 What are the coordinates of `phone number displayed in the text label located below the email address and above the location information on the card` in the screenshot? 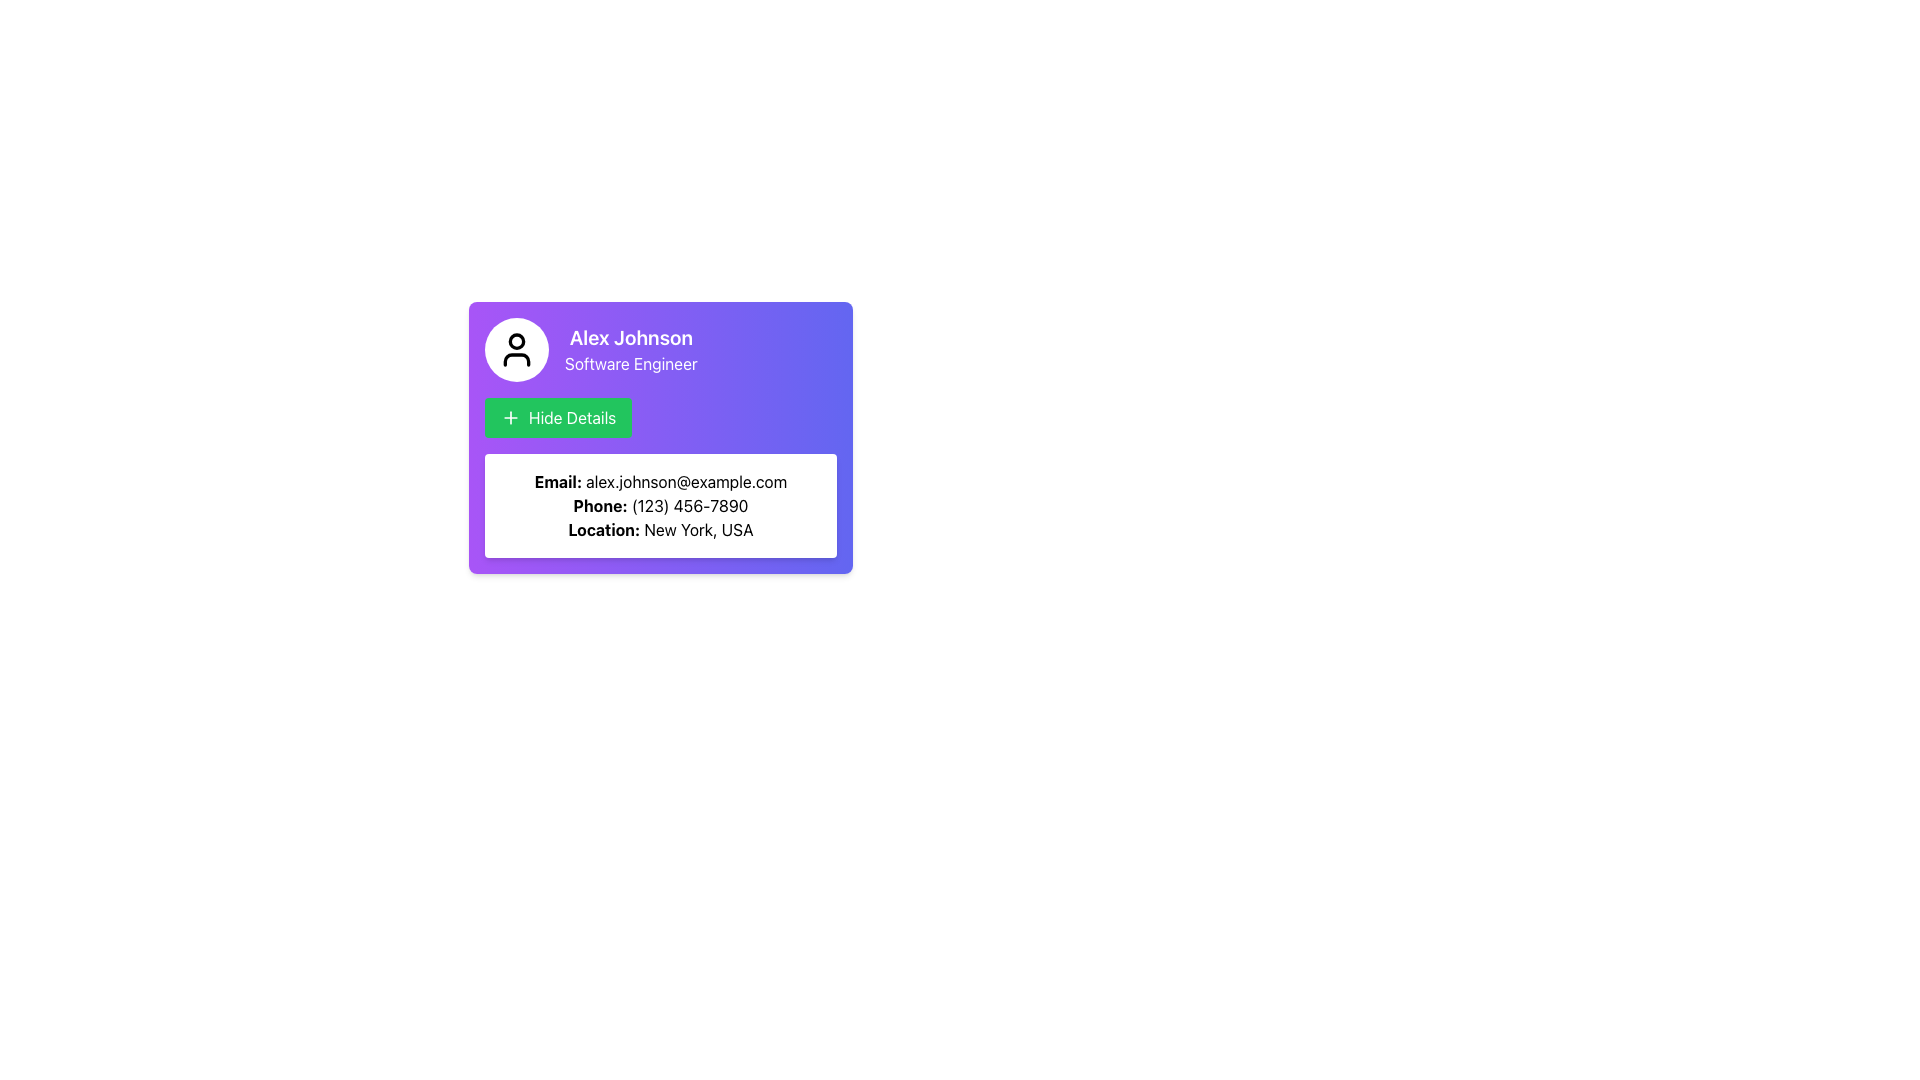 It's located at (661, 504).